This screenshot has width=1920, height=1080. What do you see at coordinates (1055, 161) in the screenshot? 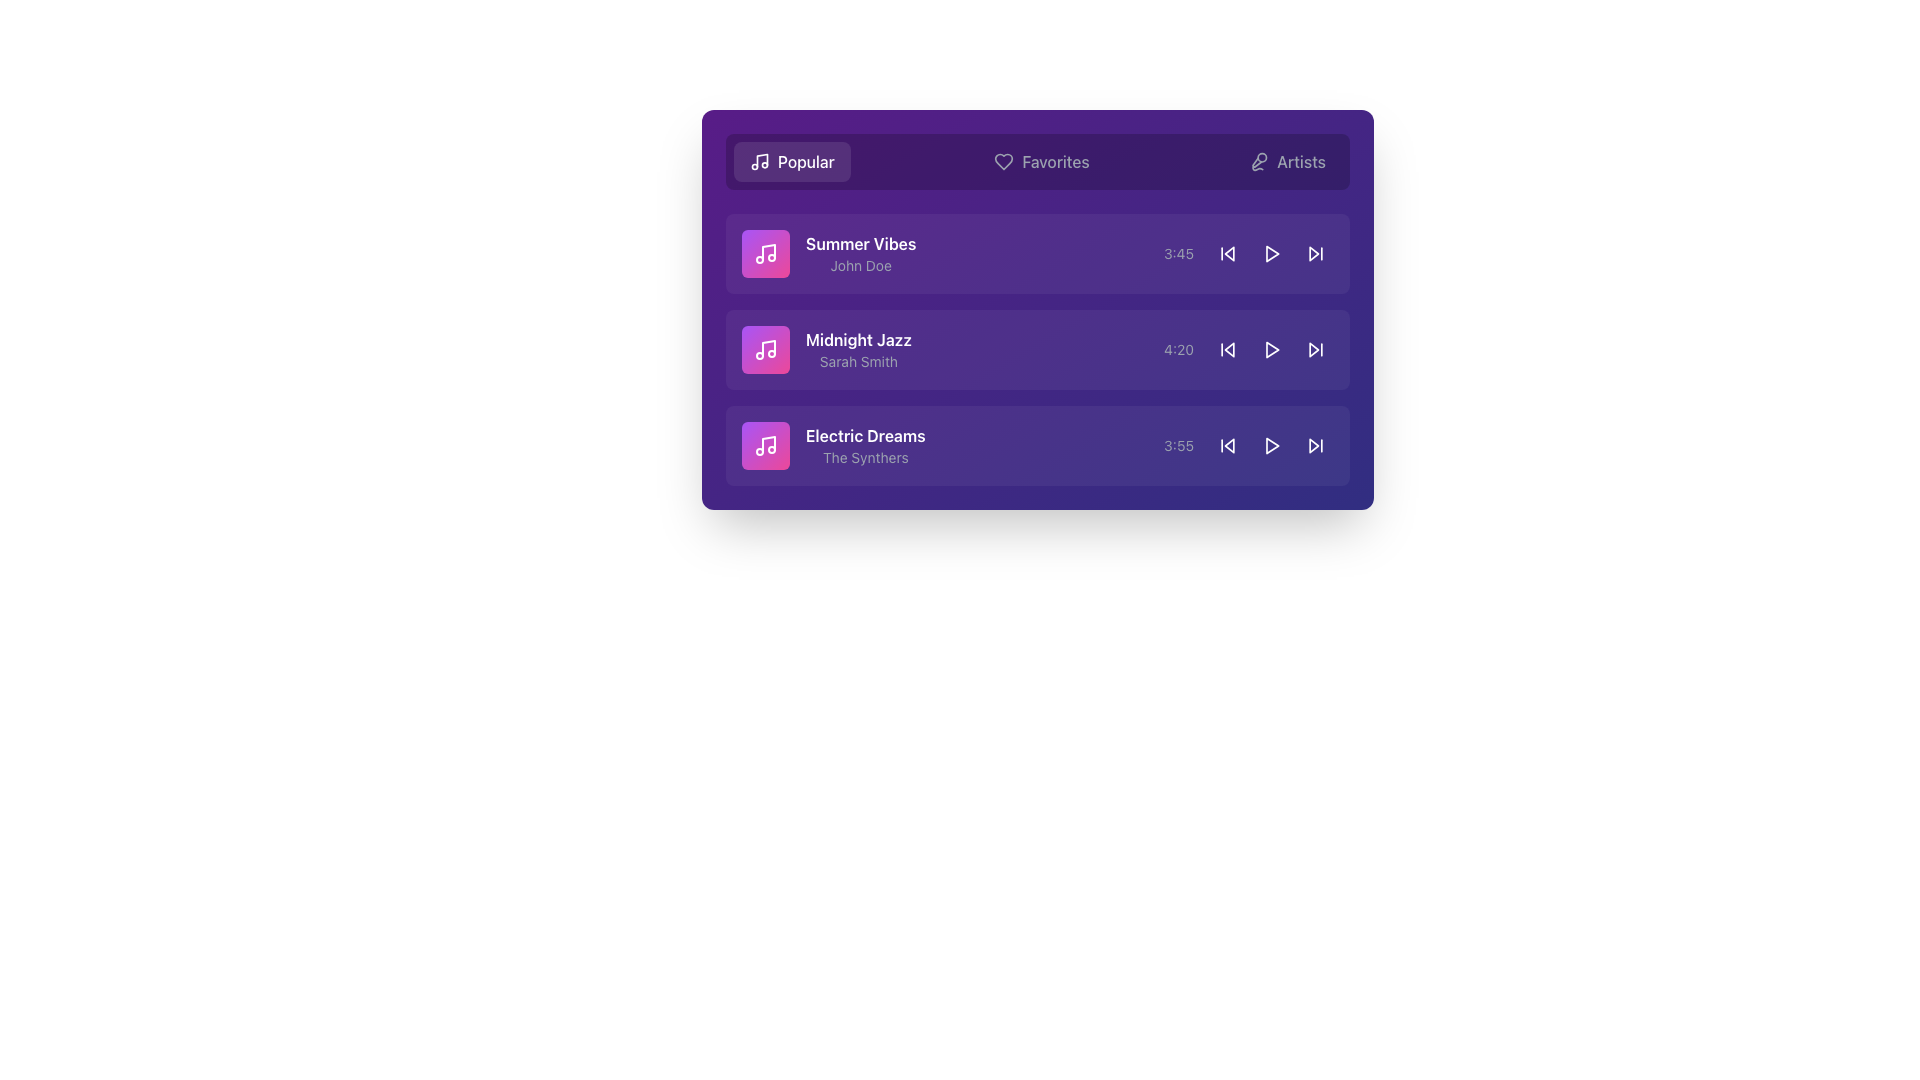
I see `the 'Favorites' label element, which displays the word 'Favorites' in white font on a purple background, positioned between 'Popular' and 'Artists'` at bounding box center [1055, 161].